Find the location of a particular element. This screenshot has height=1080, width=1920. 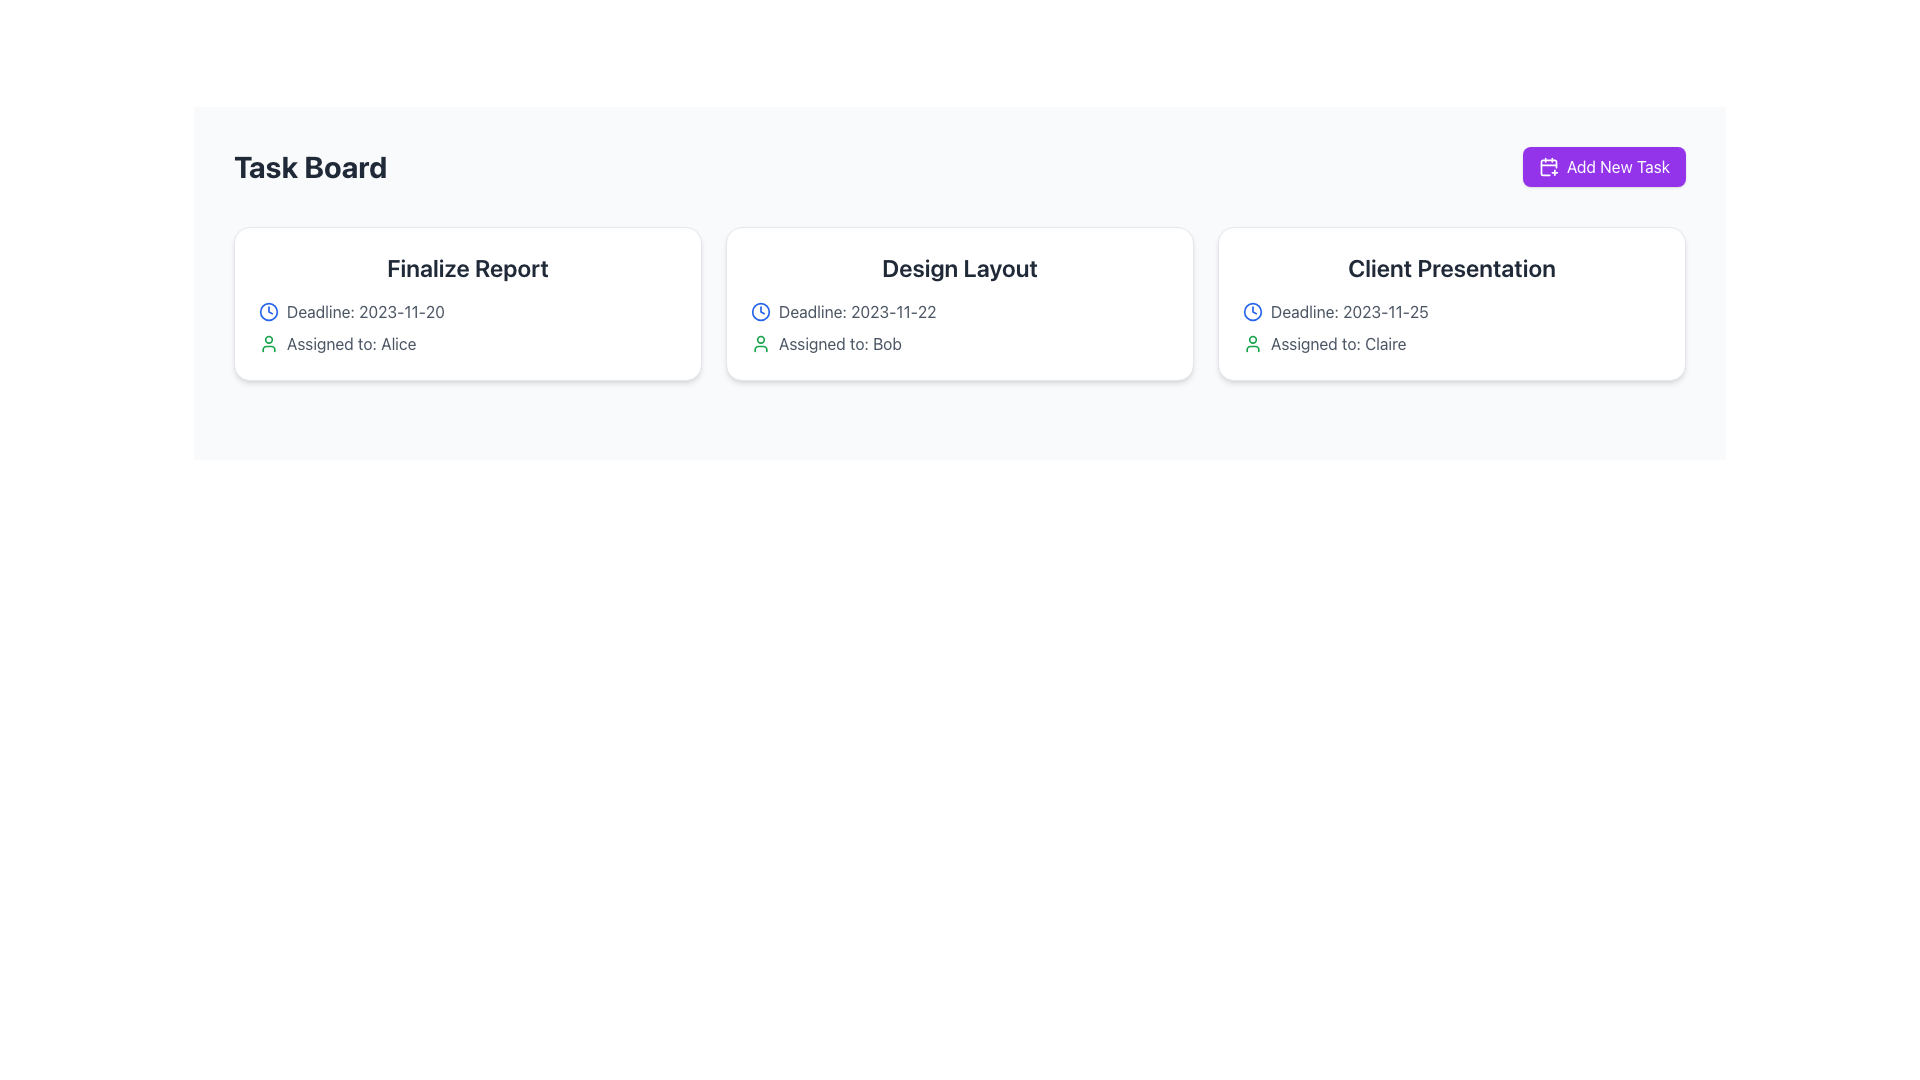

the user profile associated with Claire for the task 'Client Presentation', located below the deadline information in the rightmost column is located at coordinates (1451, 342).